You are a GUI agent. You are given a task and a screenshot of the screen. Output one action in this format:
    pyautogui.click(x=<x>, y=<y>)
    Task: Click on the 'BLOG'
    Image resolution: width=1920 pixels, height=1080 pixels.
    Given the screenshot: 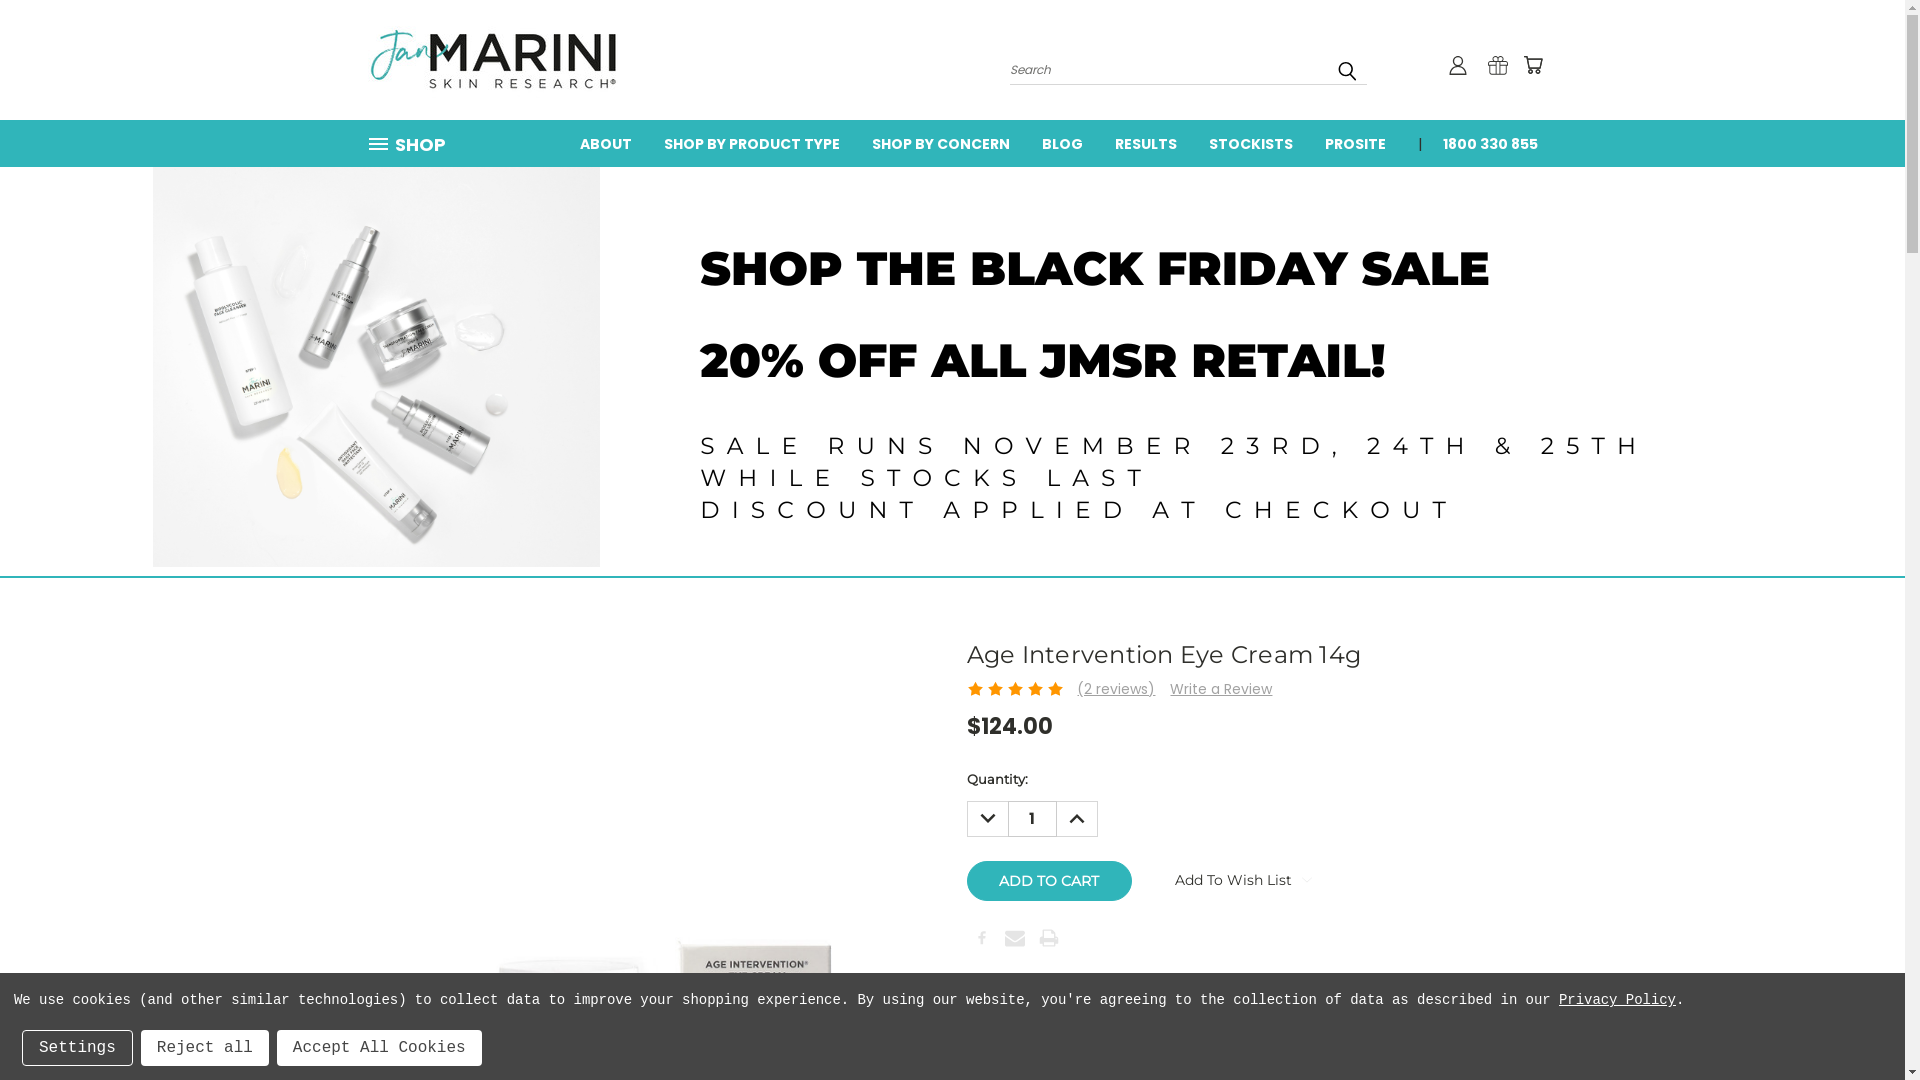 What is the action you would take?
    pyautogui.click(x=1061, y=141)
    